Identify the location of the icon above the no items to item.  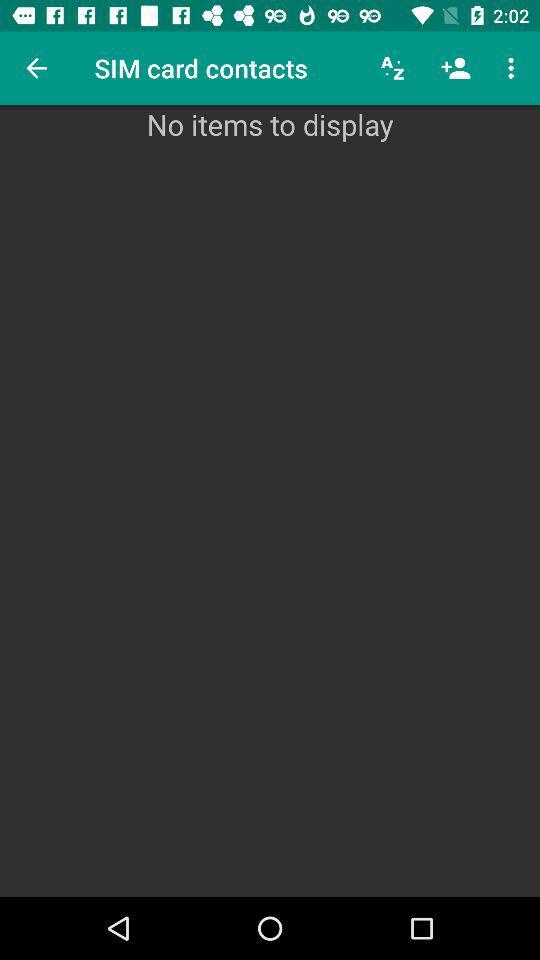
(36, 68).